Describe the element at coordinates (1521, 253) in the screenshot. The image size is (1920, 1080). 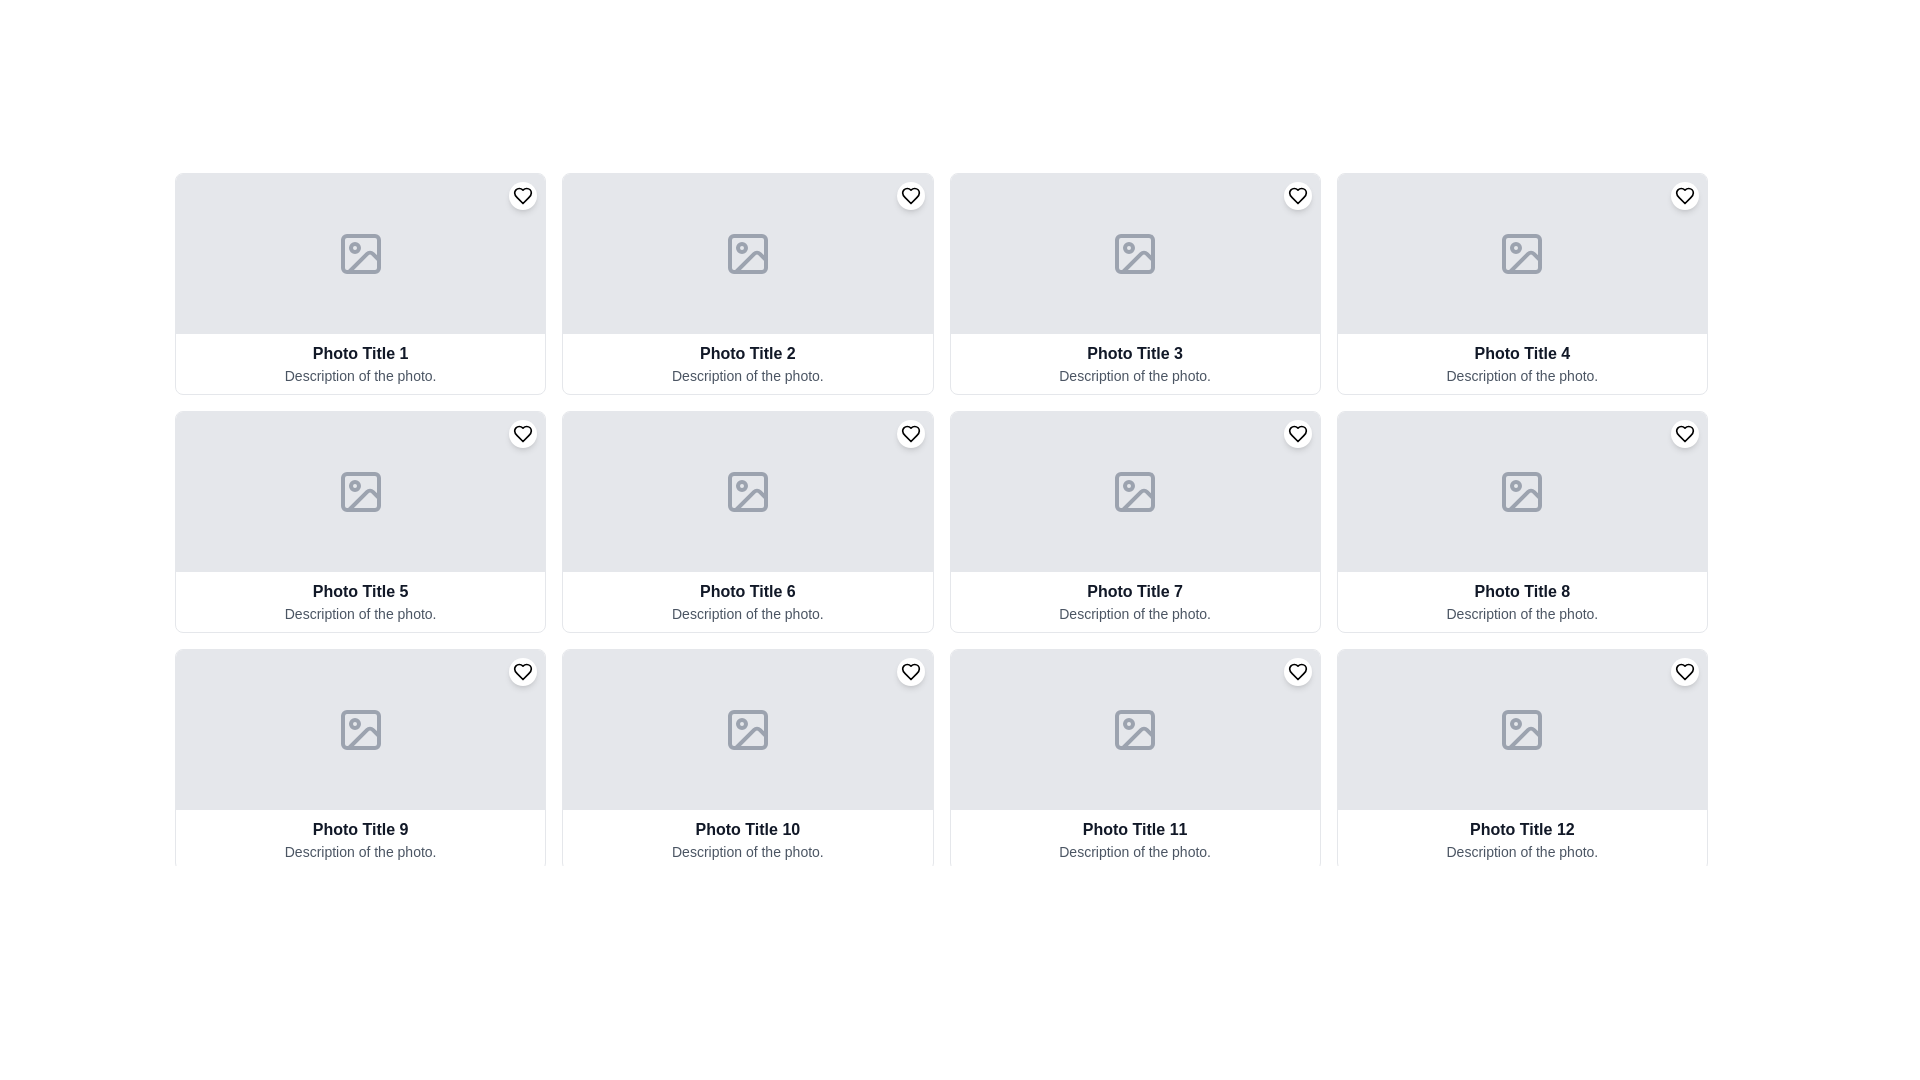
I see `the rectangular graphical shape within the SVG that serves as an image placeholder icon in the fourth card labeled 'Photo Title 4'` at that location.